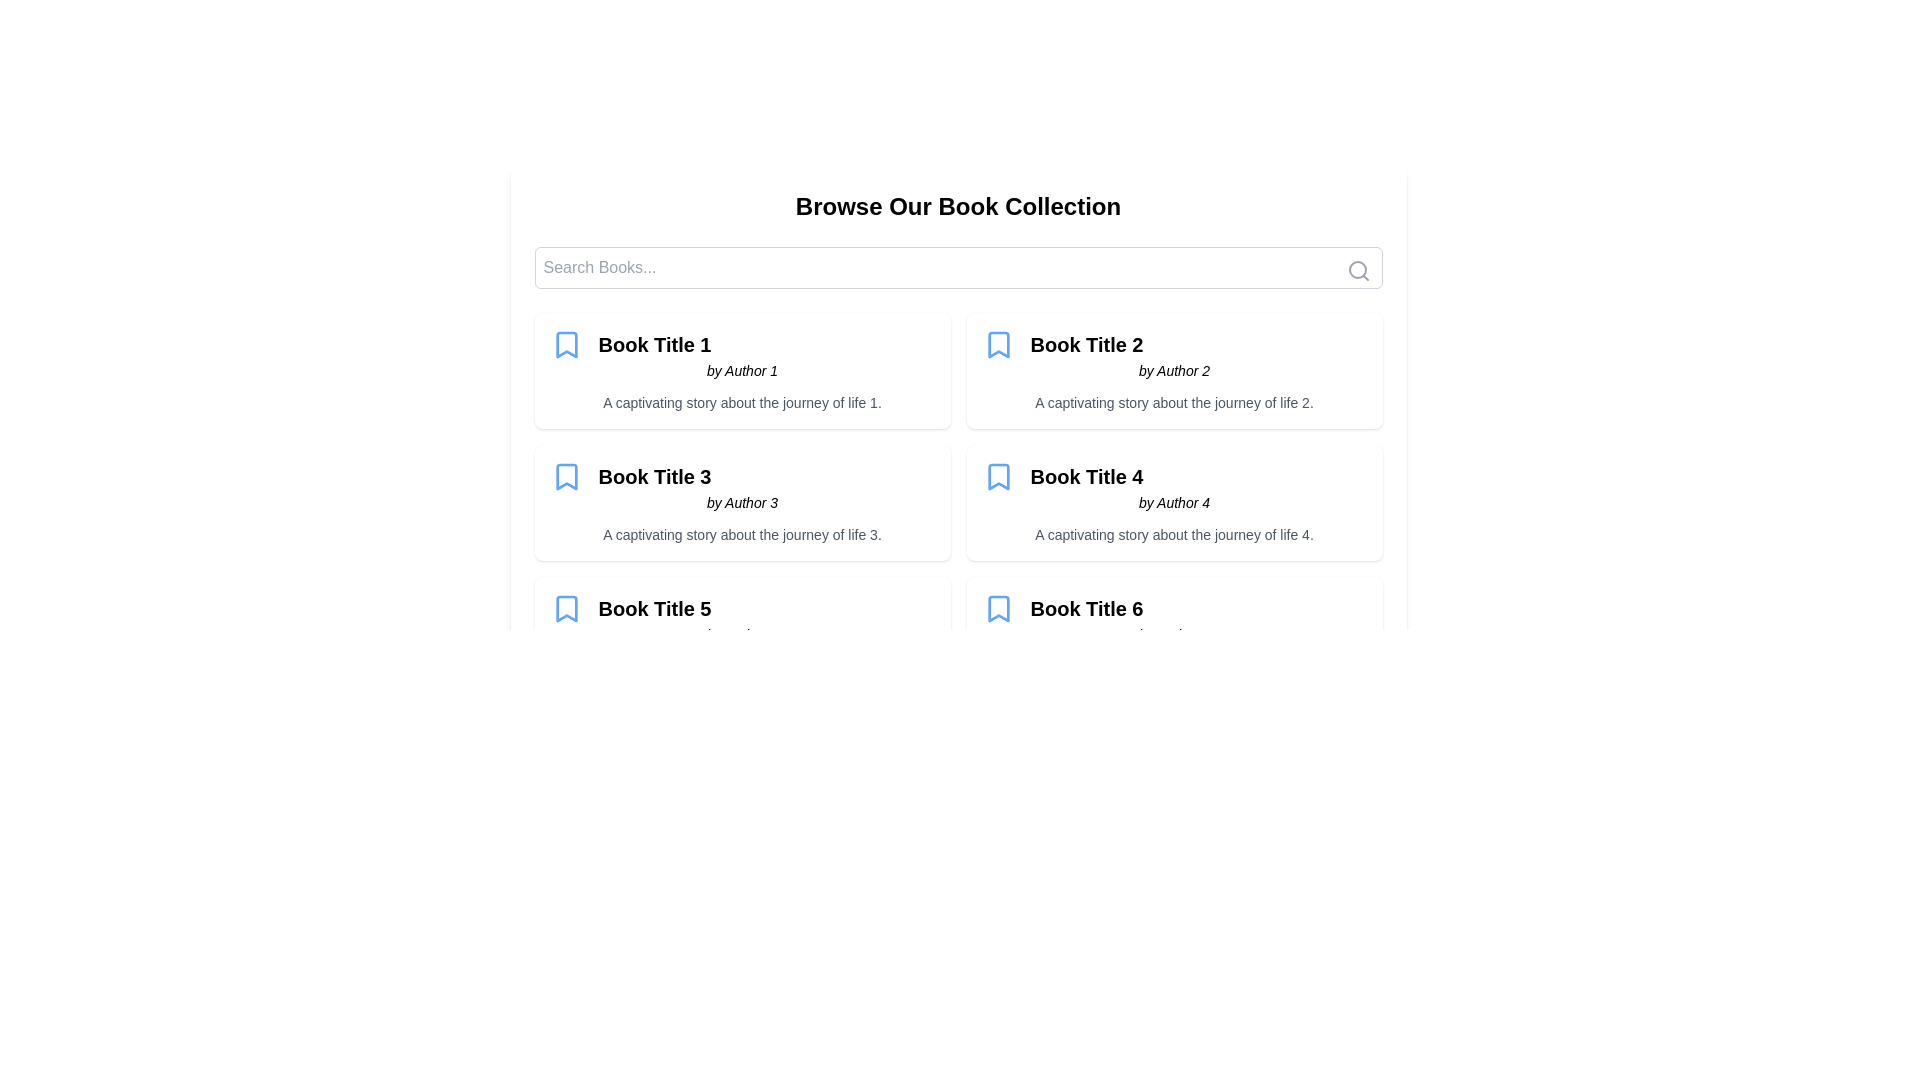  Describe the element at coordinates (741, 501) in the screenshot. I see `the book card representing a book in the collection` at that location.